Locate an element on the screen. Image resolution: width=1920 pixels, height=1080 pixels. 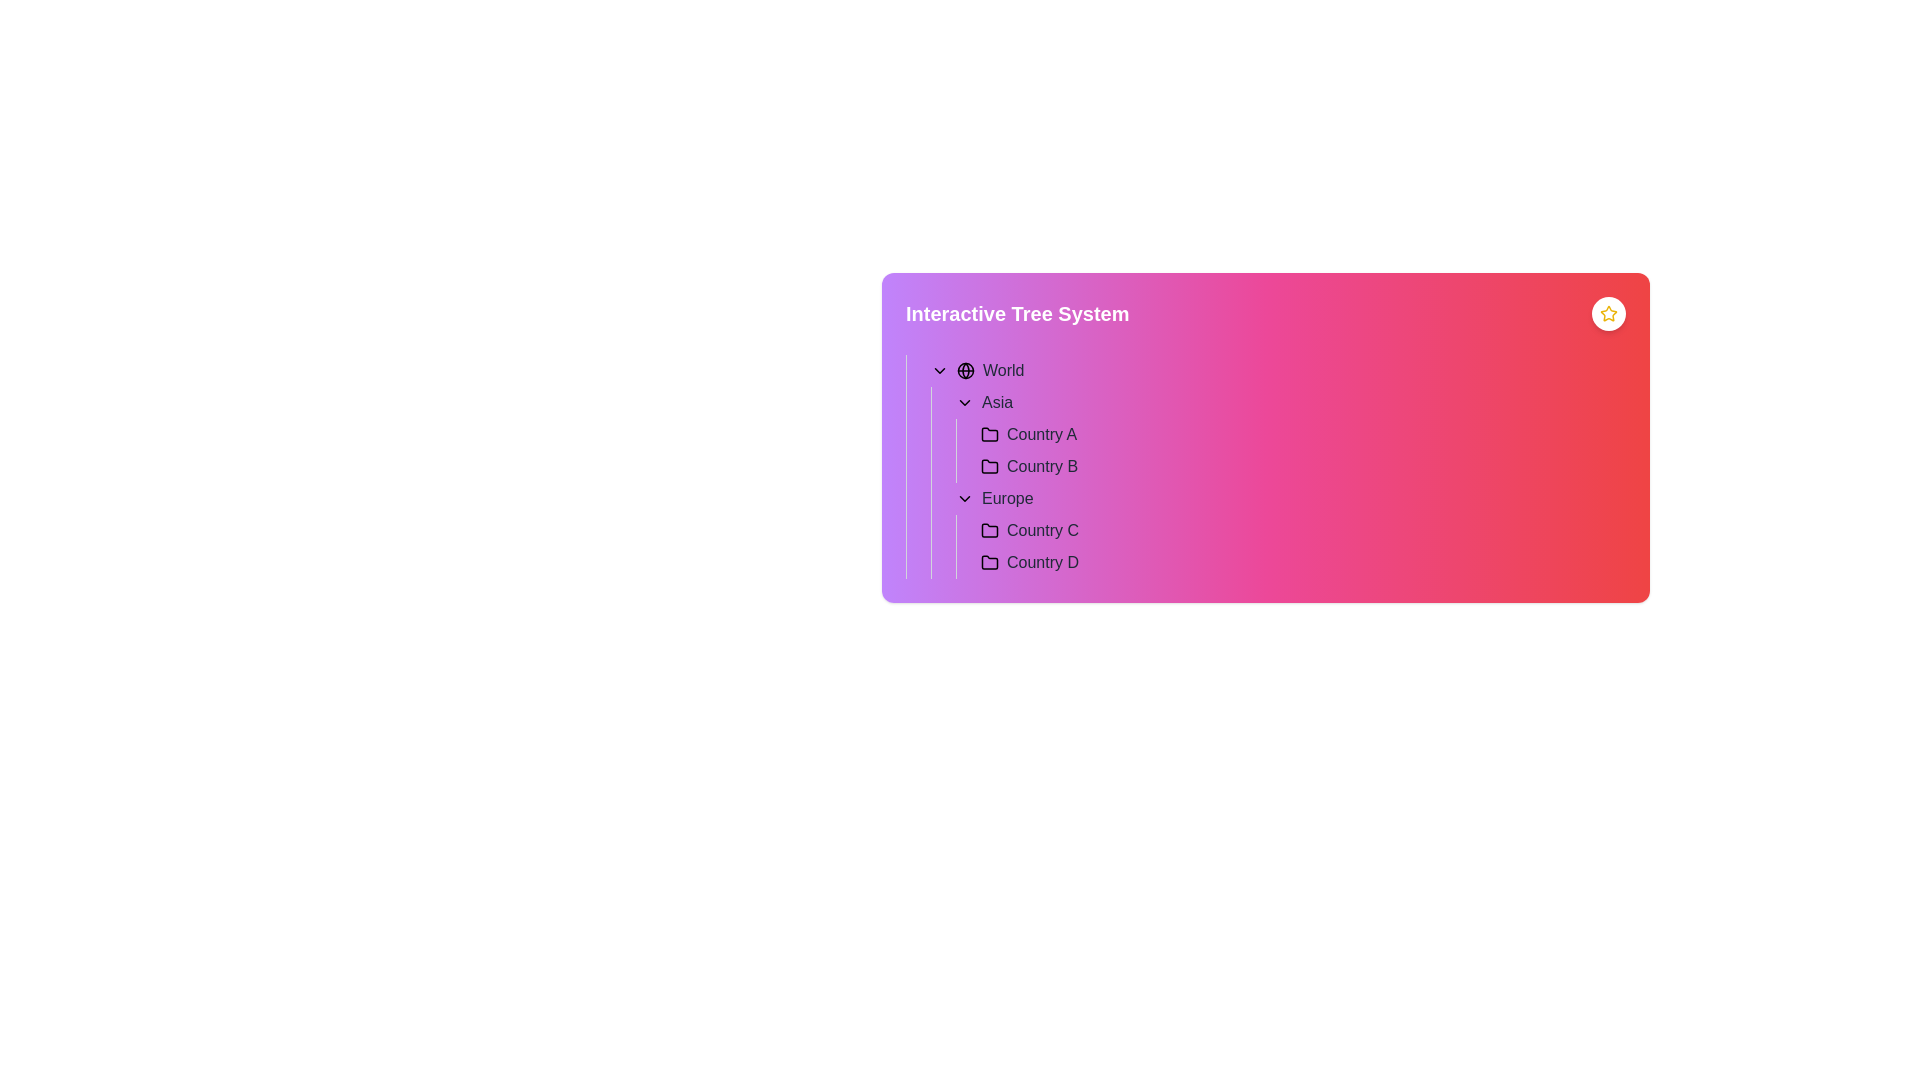
the SVG icon resembling a folder that represents the 'Country B' node in the hierarchical tree structure is located at coordinates (989, 466).